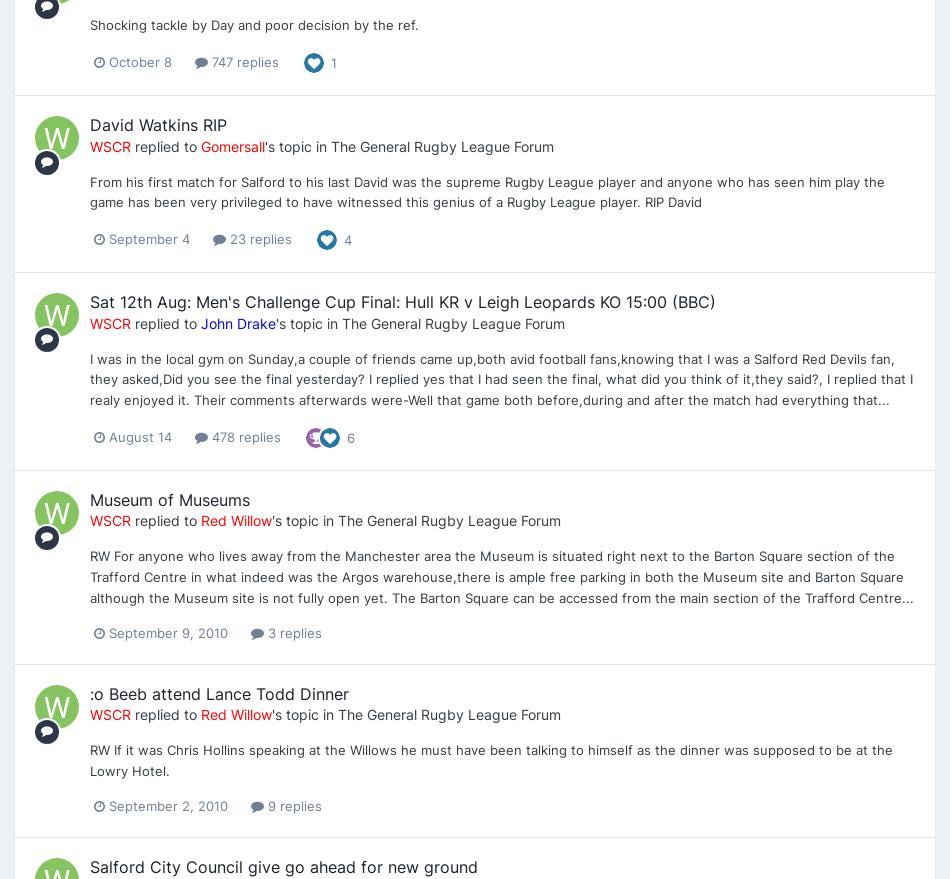 This screenshot has width=950, height=879. Describe the element at coordinates (238, 321) in the screenshot. I see `'John Drake'` at that location.